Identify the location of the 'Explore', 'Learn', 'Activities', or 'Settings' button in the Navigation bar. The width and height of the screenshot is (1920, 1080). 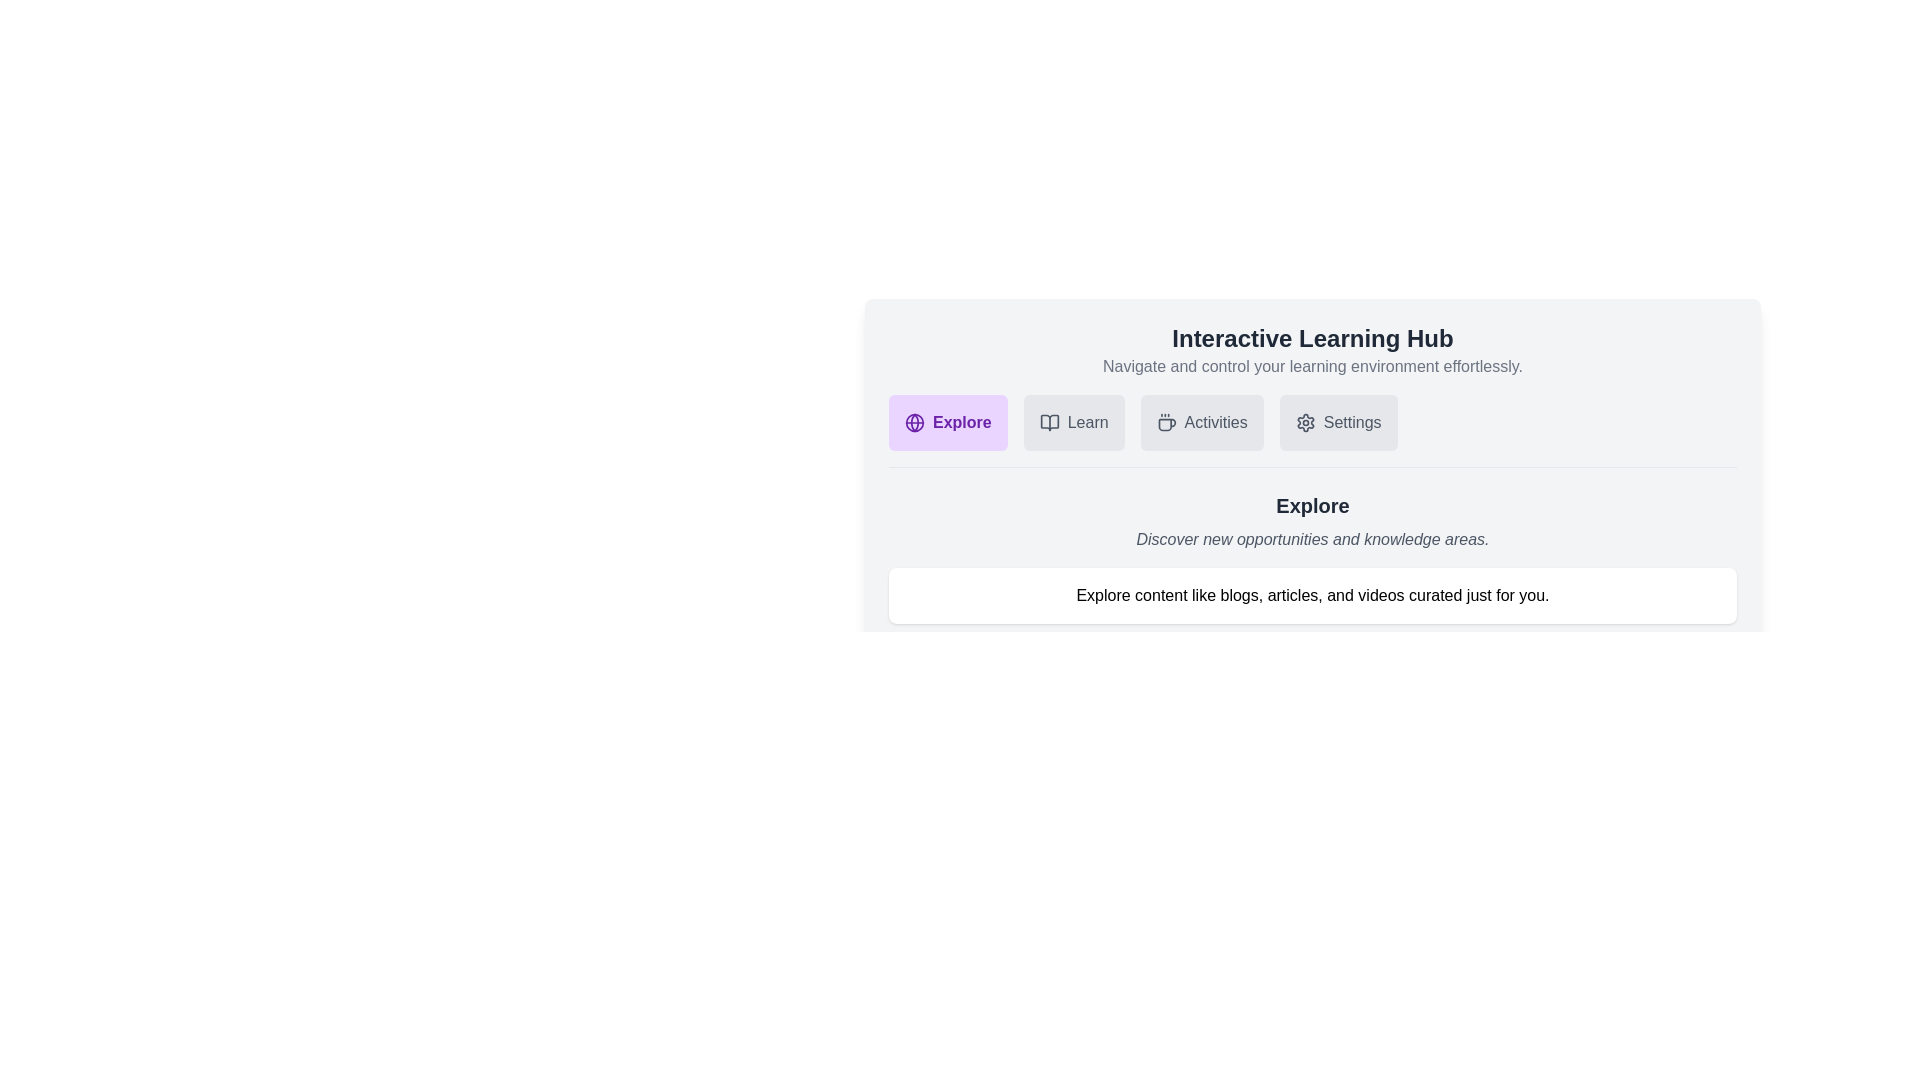
(1313, 430).